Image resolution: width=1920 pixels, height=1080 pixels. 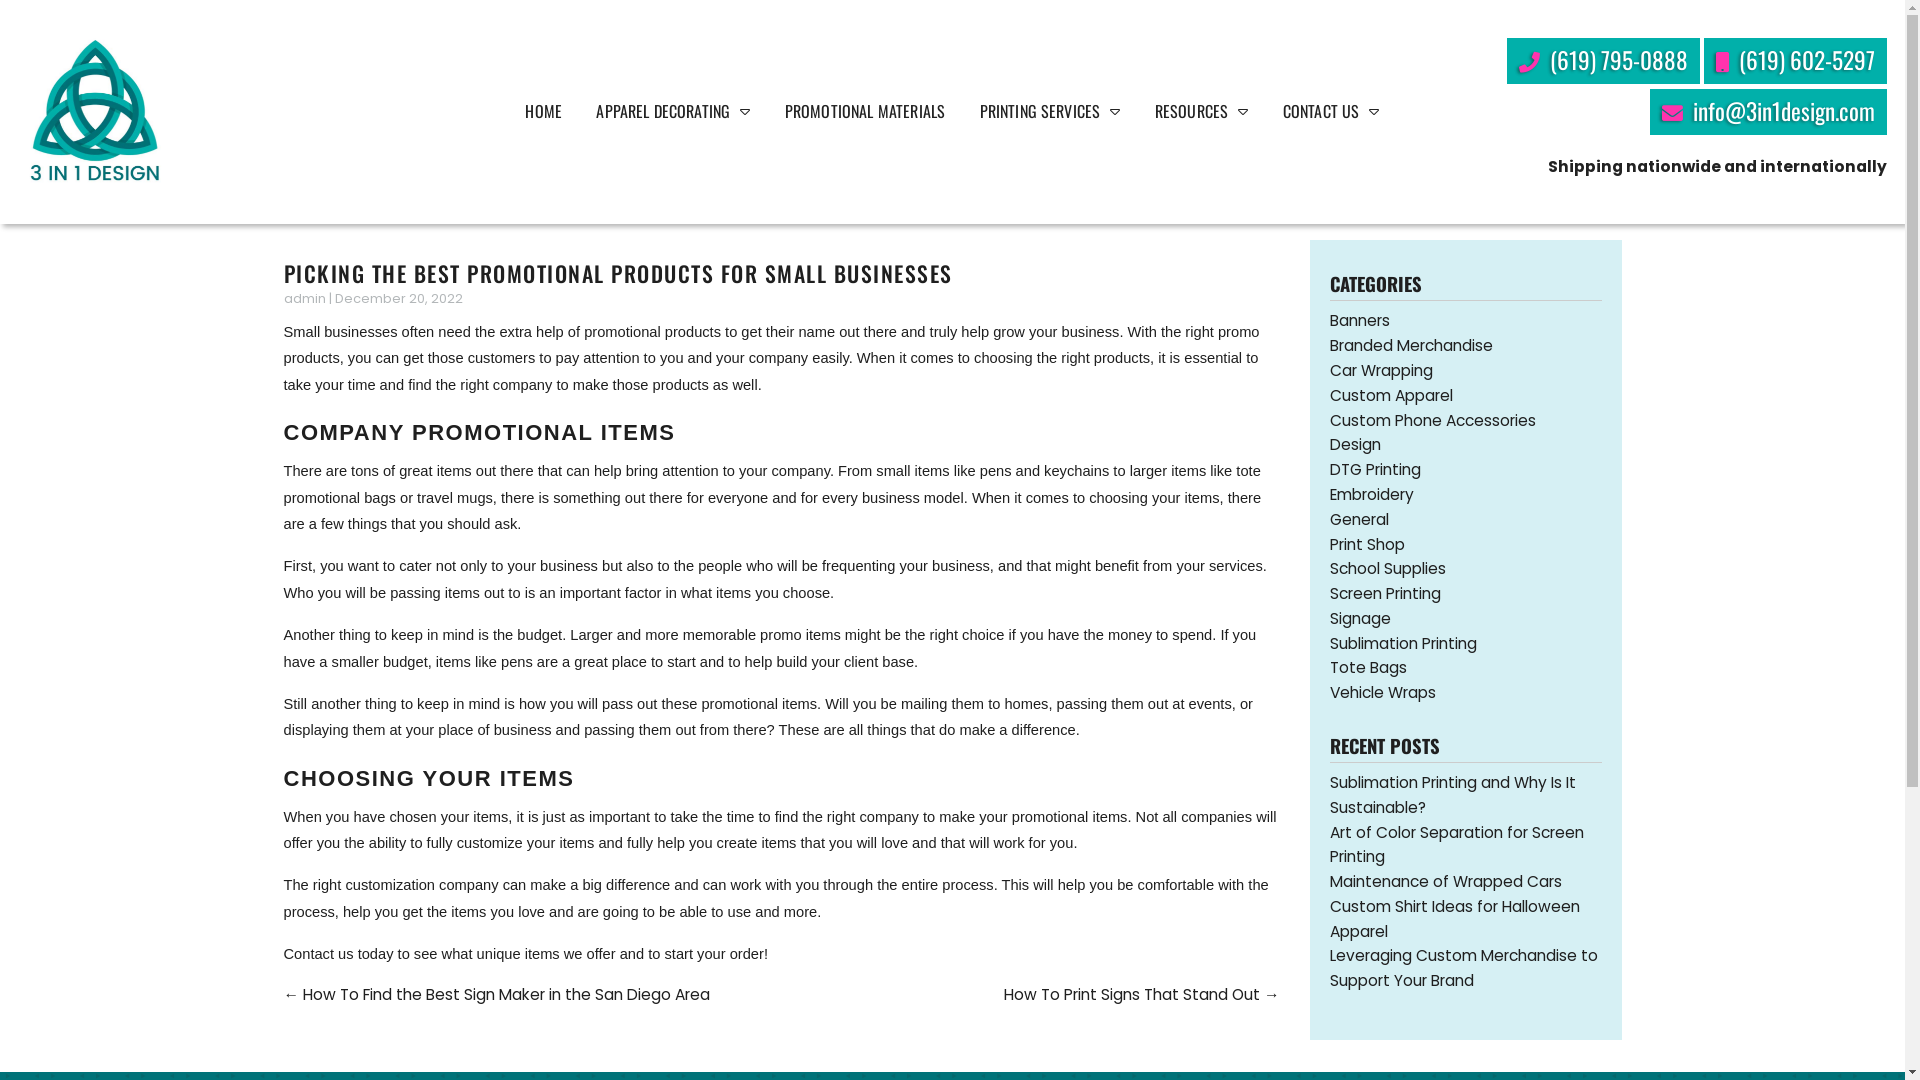 What do you see at coordinates (1381, 691) in the screenshot?
I see `'Vehicle Wraps'` at bounding box center [1381, 691].